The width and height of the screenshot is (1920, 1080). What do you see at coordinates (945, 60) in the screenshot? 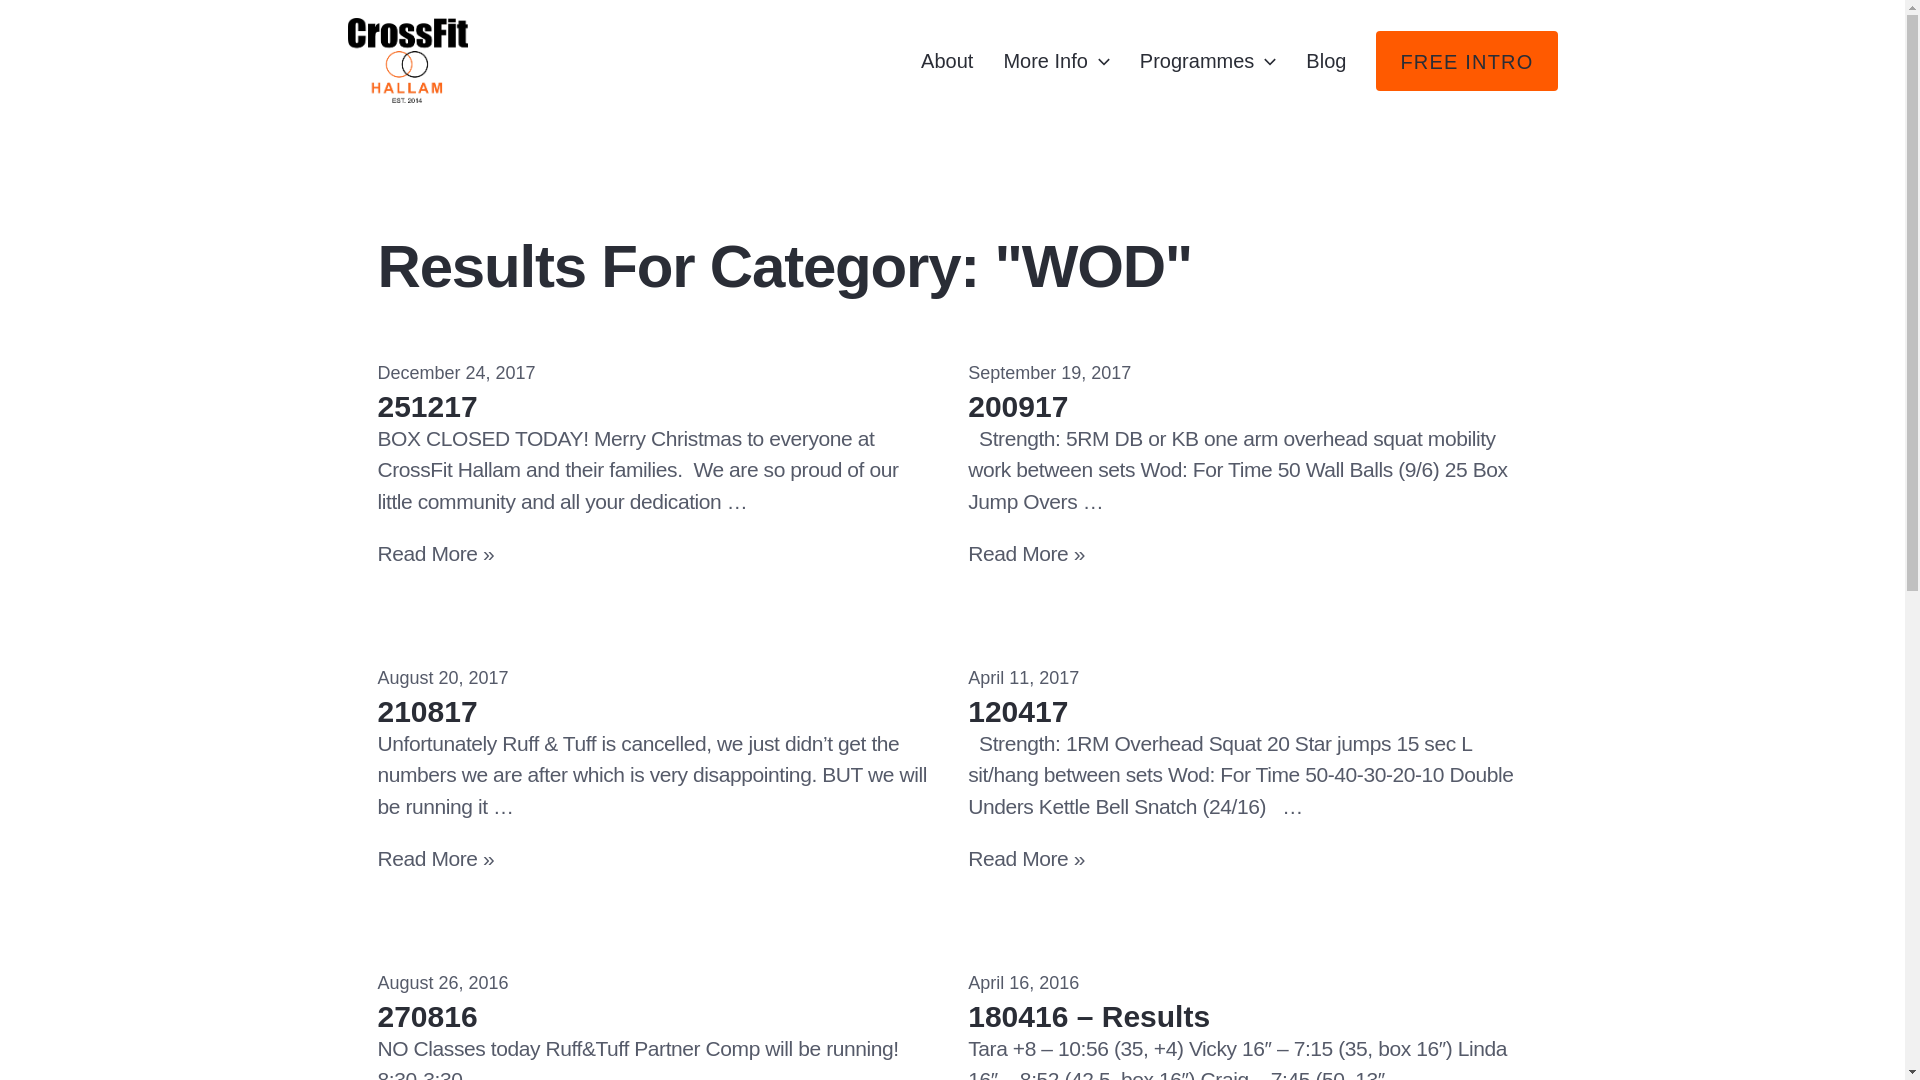
I see `'About'` at bounding box center [945, 60].